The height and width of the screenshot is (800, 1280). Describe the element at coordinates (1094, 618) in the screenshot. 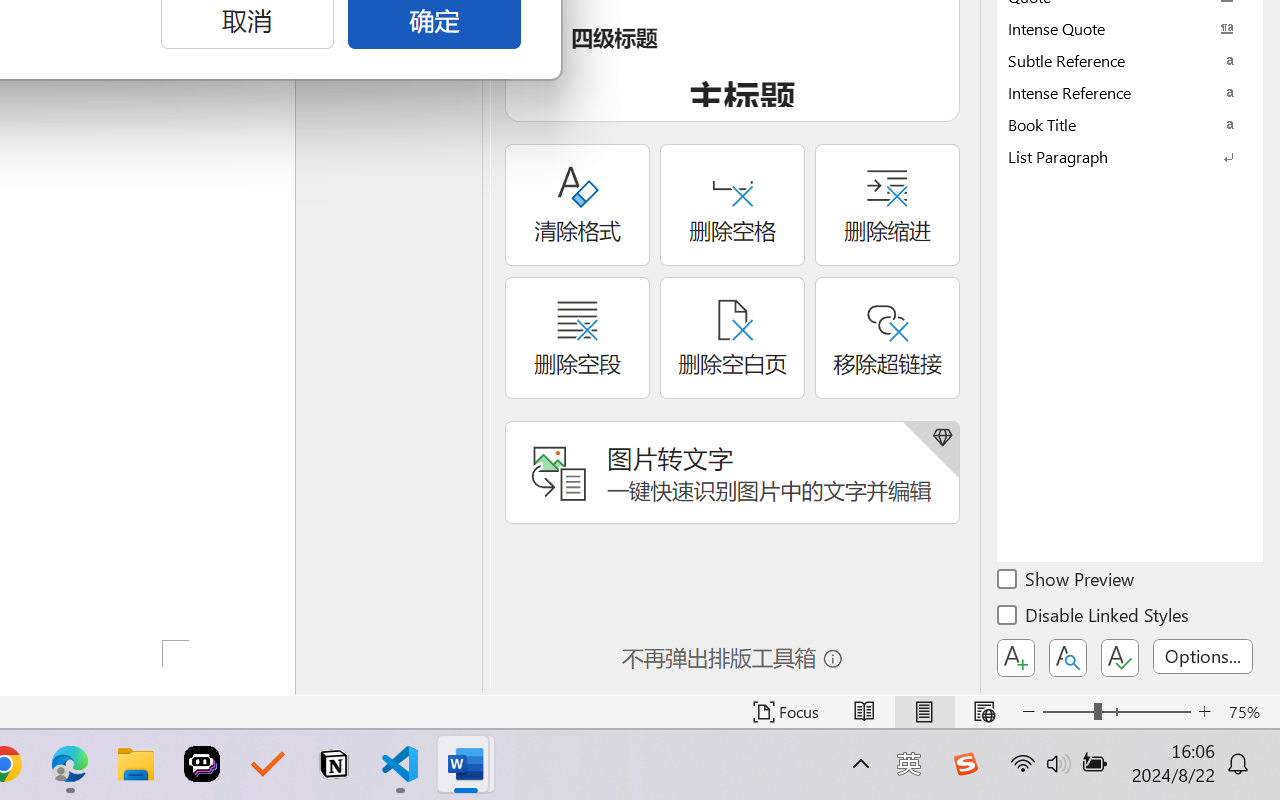

I see `'Disable Linked Styles'` at that location.